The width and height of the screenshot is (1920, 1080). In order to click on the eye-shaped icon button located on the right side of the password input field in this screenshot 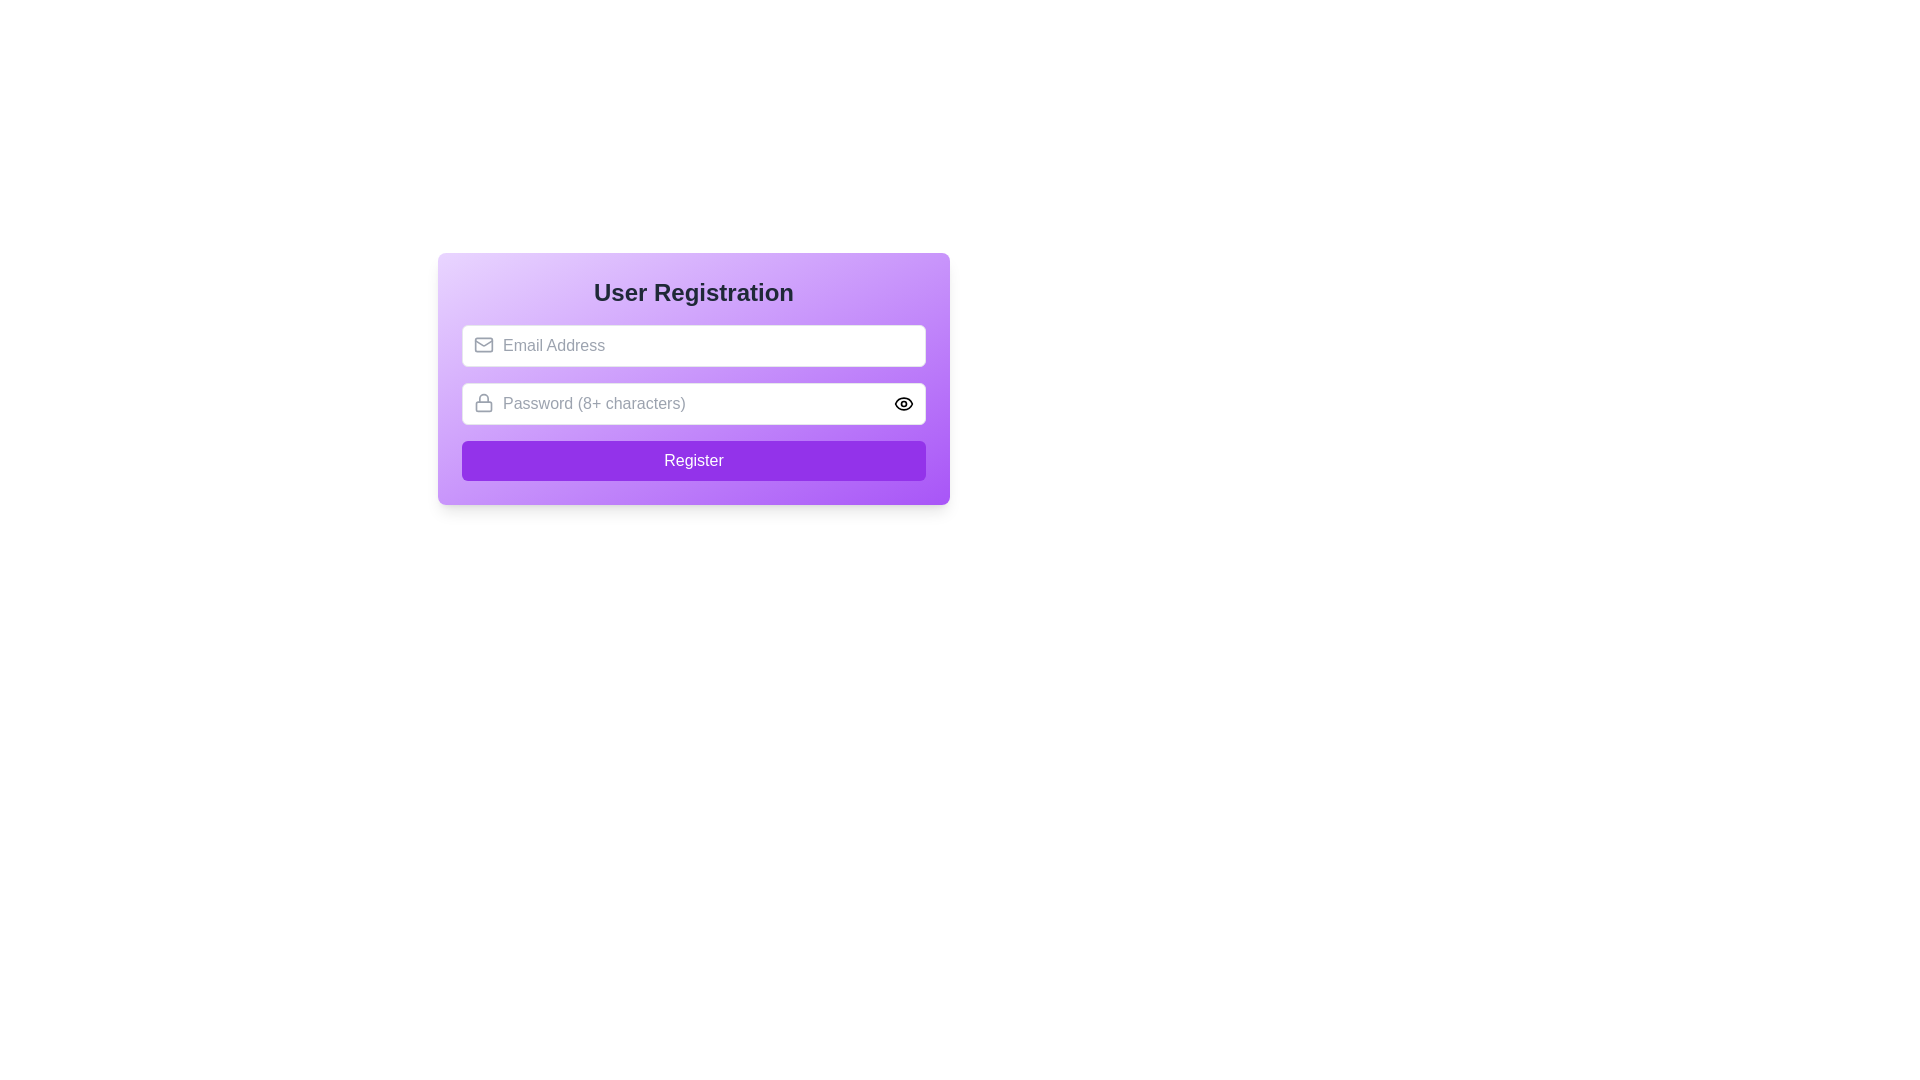, I will do `click(902, 404)`.